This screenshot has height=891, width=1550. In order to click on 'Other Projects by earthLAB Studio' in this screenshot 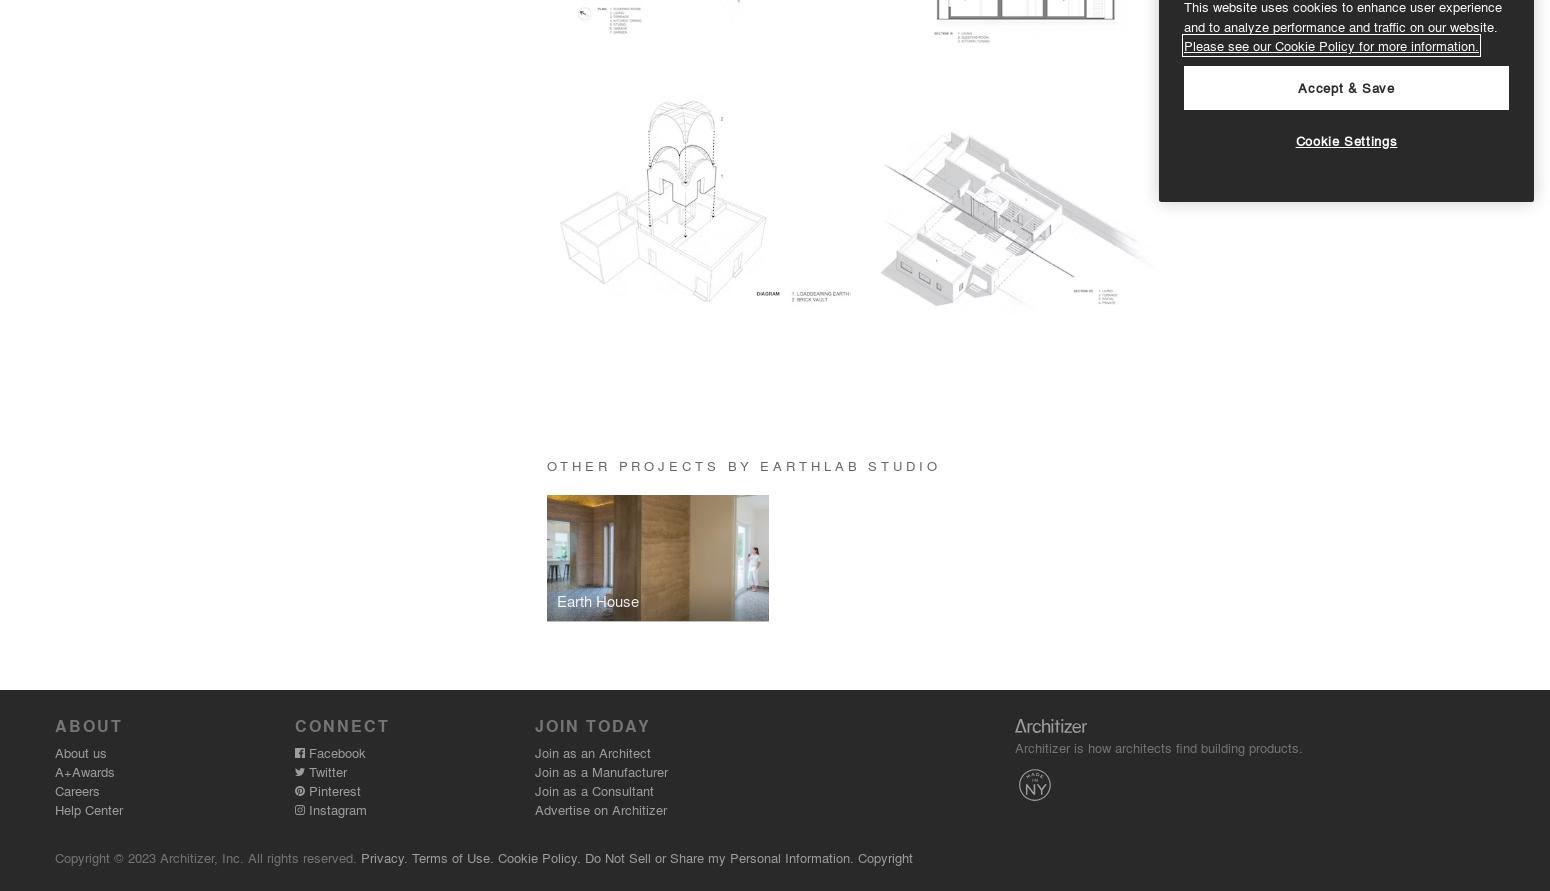, I will do `click(743, 464)`.